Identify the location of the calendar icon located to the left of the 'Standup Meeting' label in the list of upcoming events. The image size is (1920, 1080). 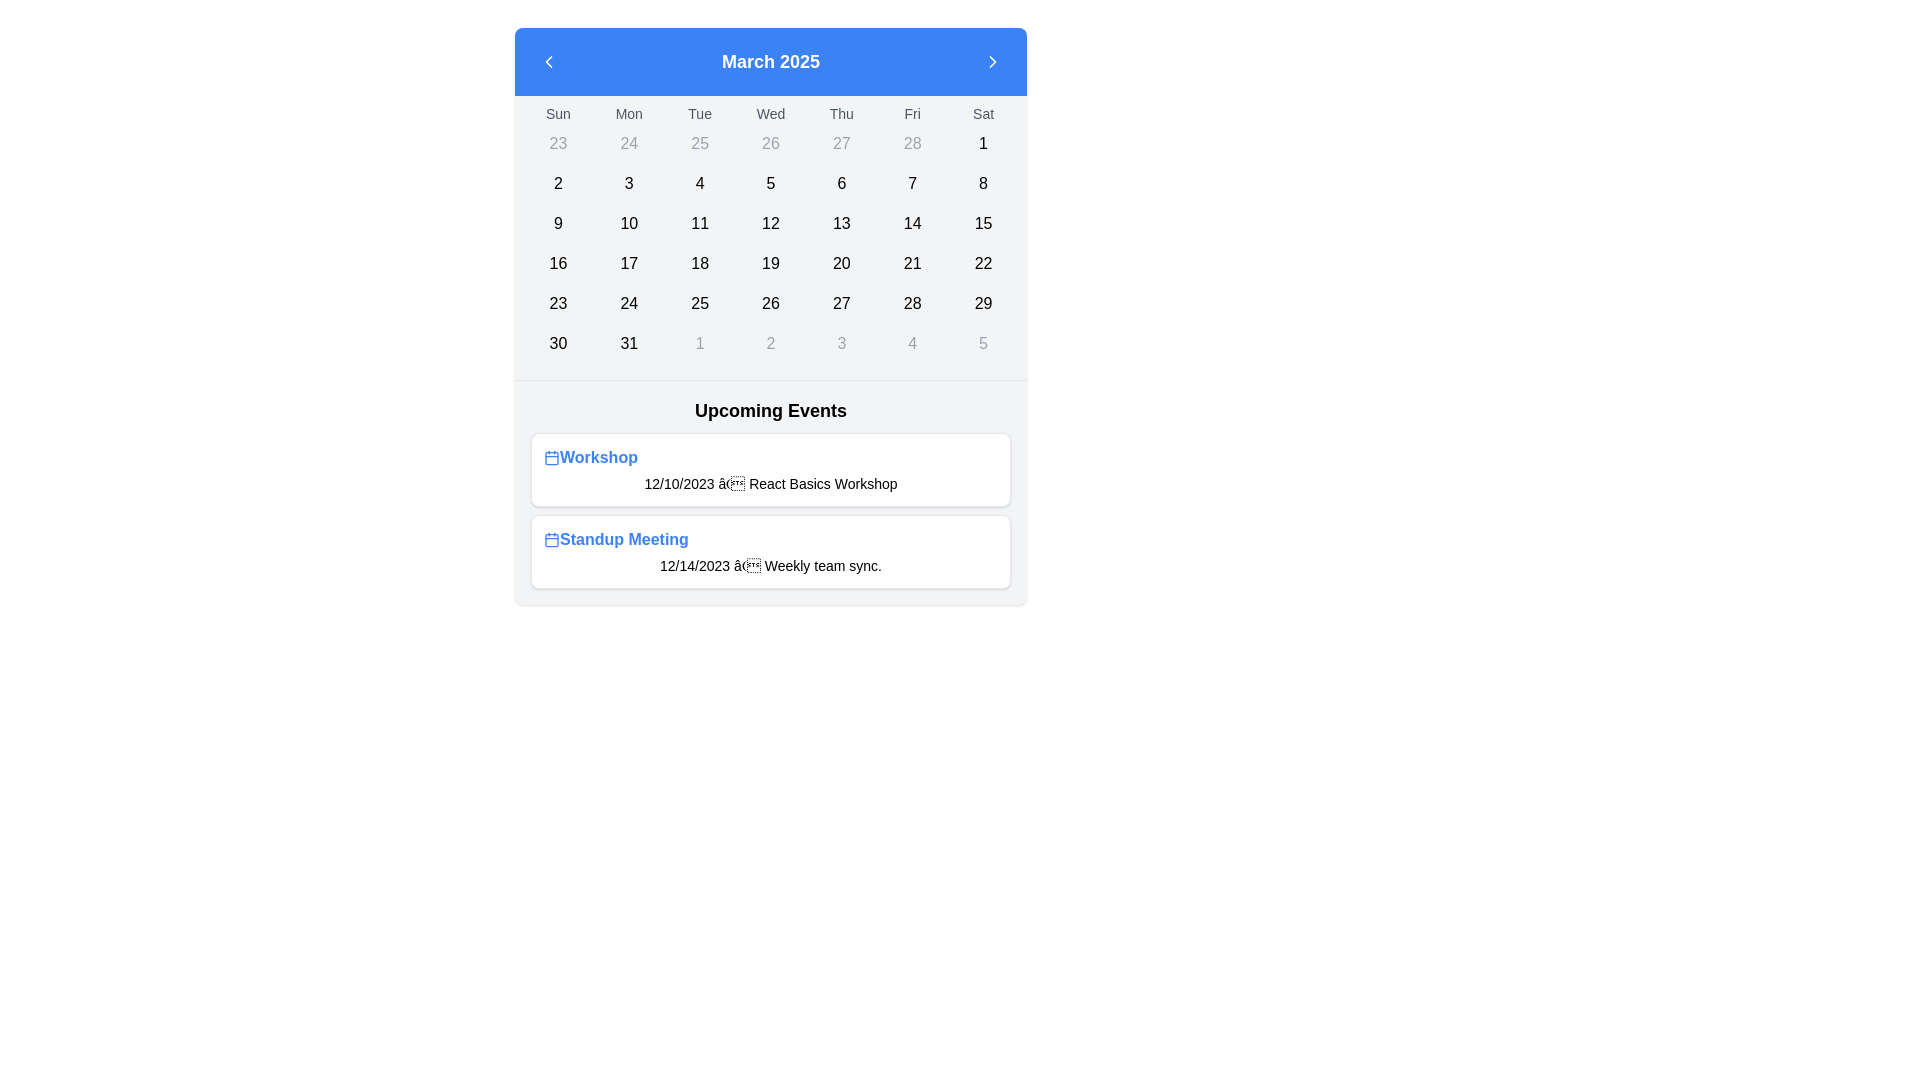
(552, 540).